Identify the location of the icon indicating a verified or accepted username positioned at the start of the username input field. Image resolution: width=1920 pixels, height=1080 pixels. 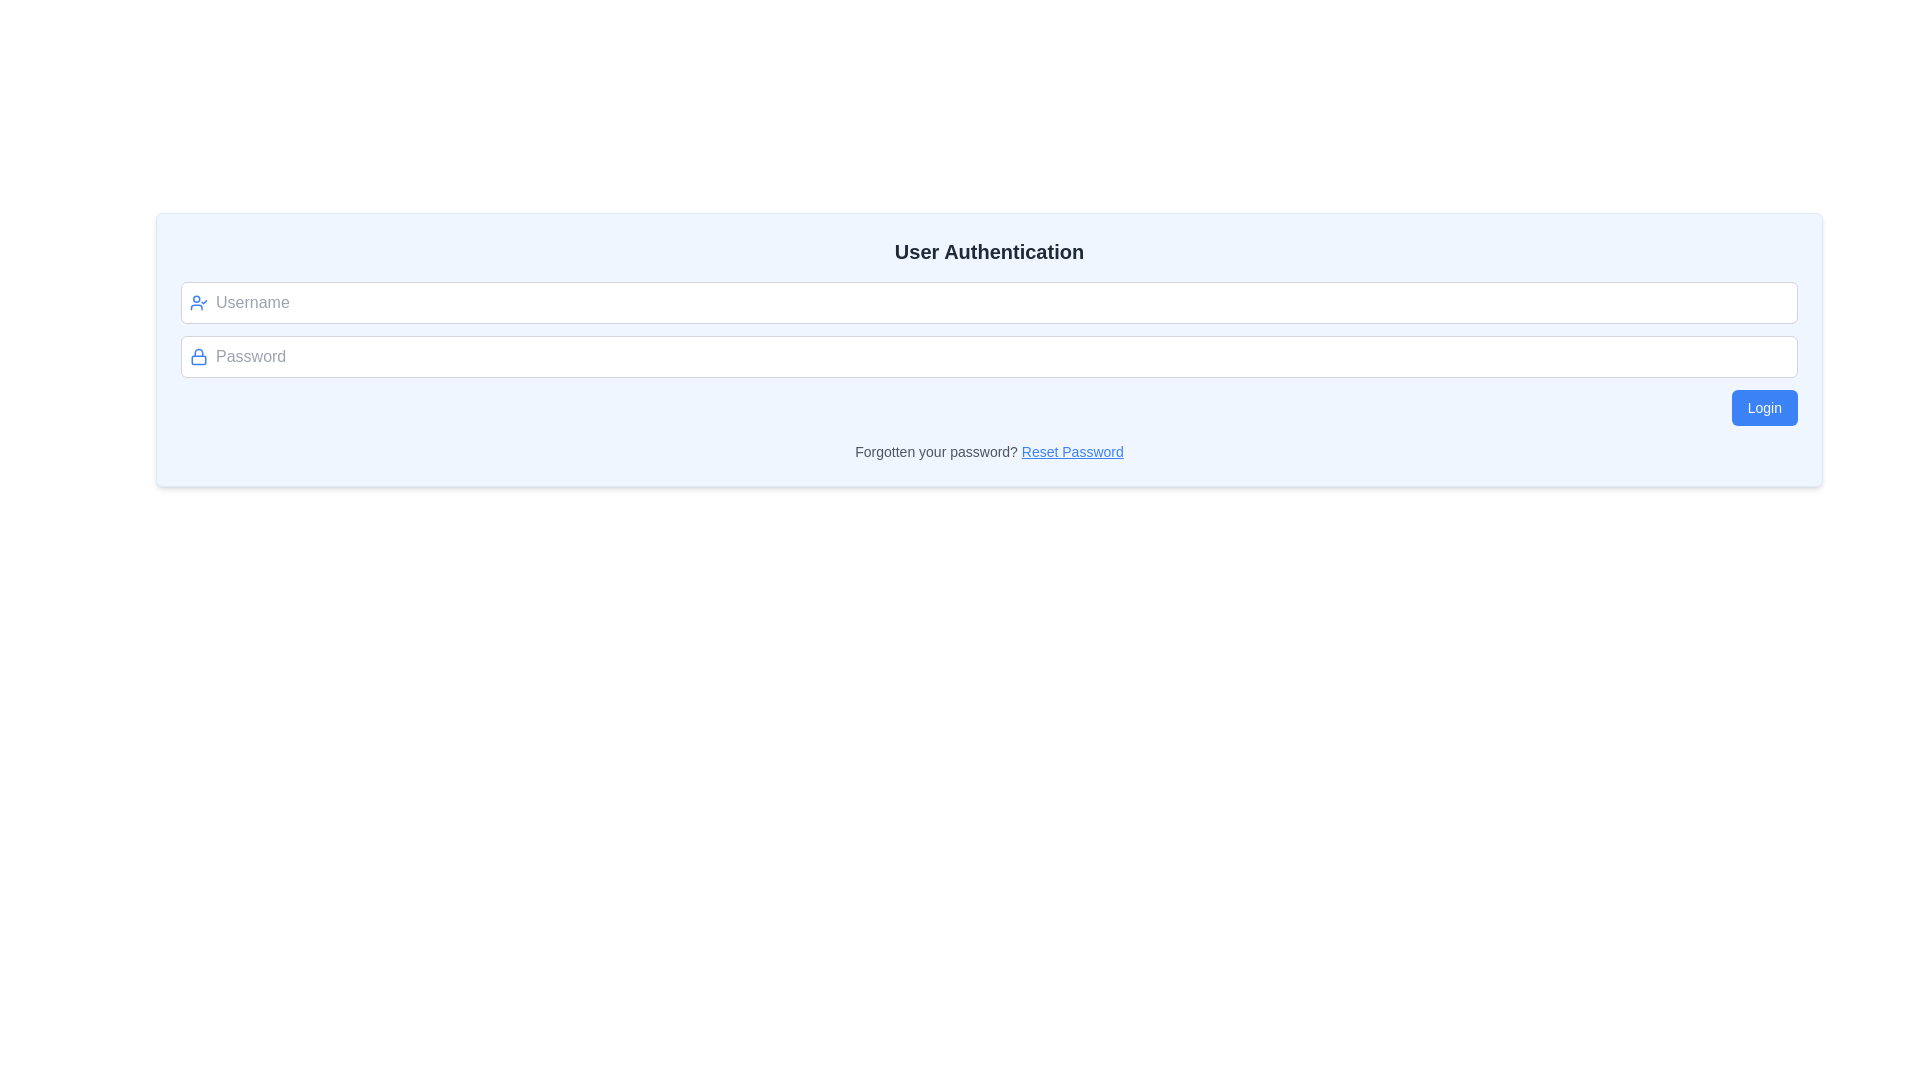
(198, 303).